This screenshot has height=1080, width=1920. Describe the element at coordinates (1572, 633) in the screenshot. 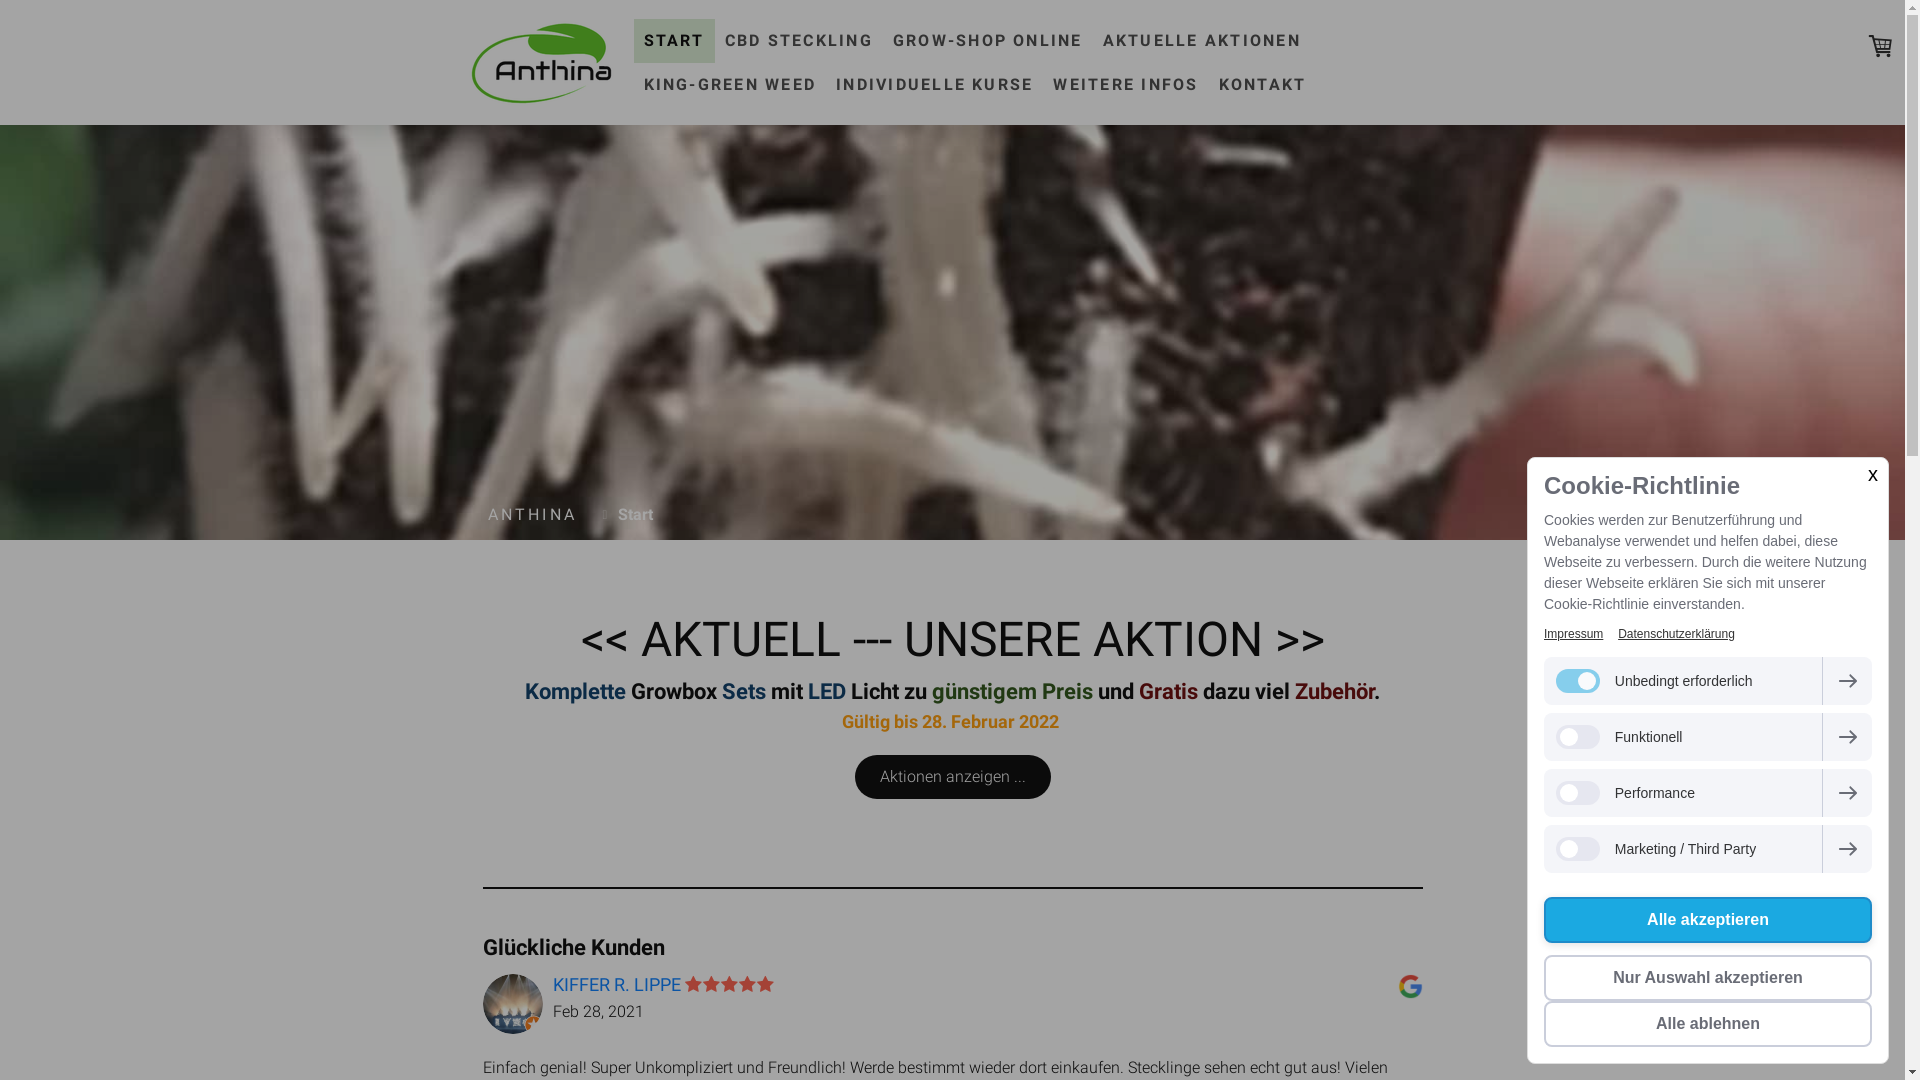

I see `'Impressum'` at that location.